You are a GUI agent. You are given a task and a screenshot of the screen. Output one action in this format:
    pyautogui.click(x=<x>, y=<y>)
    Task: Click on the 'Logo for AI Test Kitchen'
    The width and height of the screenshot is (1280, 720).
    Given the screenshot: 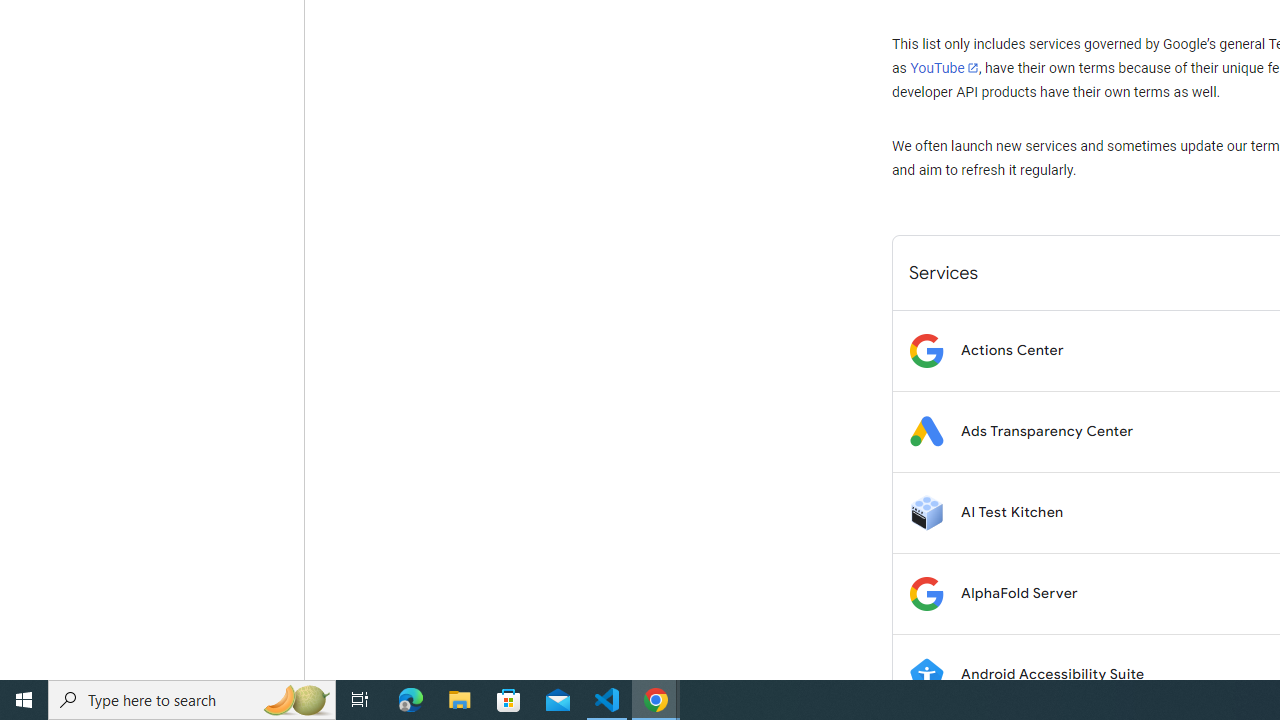 What is the action you would take?
    pyautogui.click(x=925, y=511)
    